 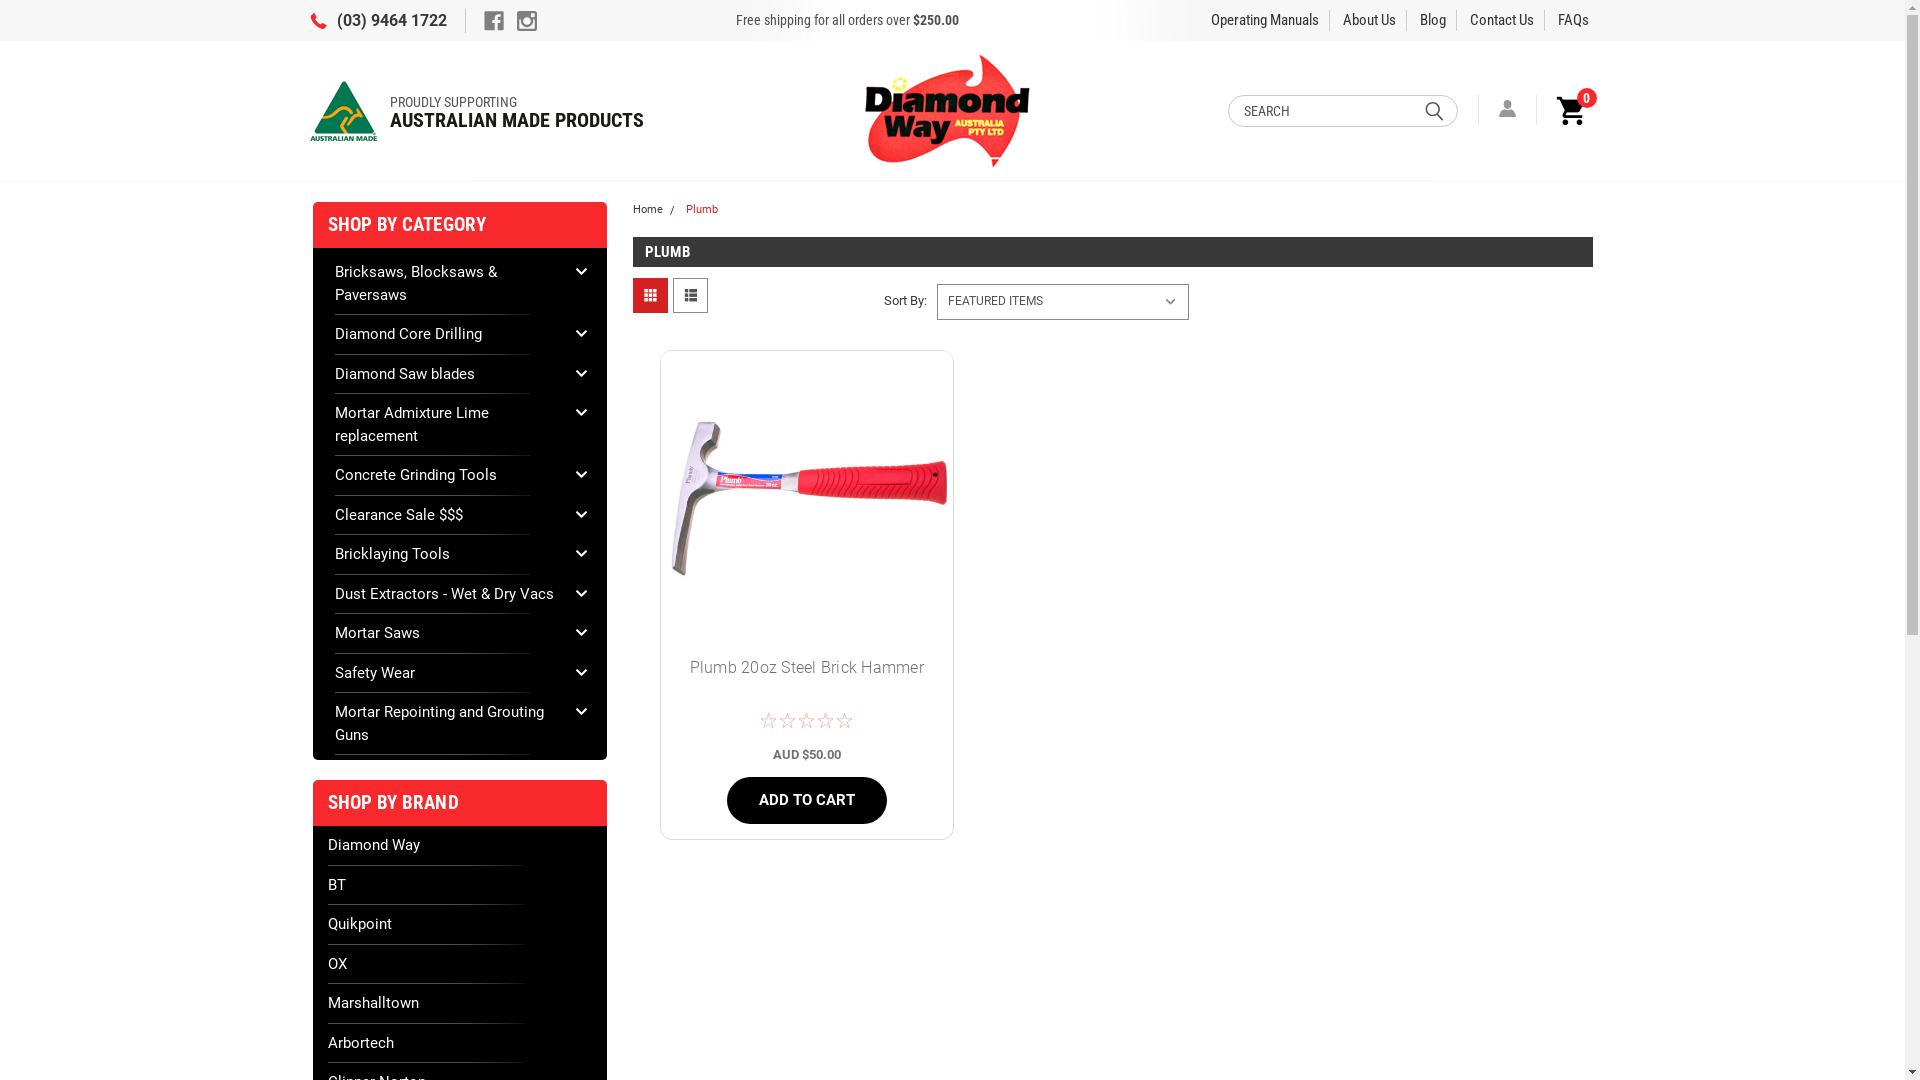 I want to click on 'OX', so click(x=459, y=962).